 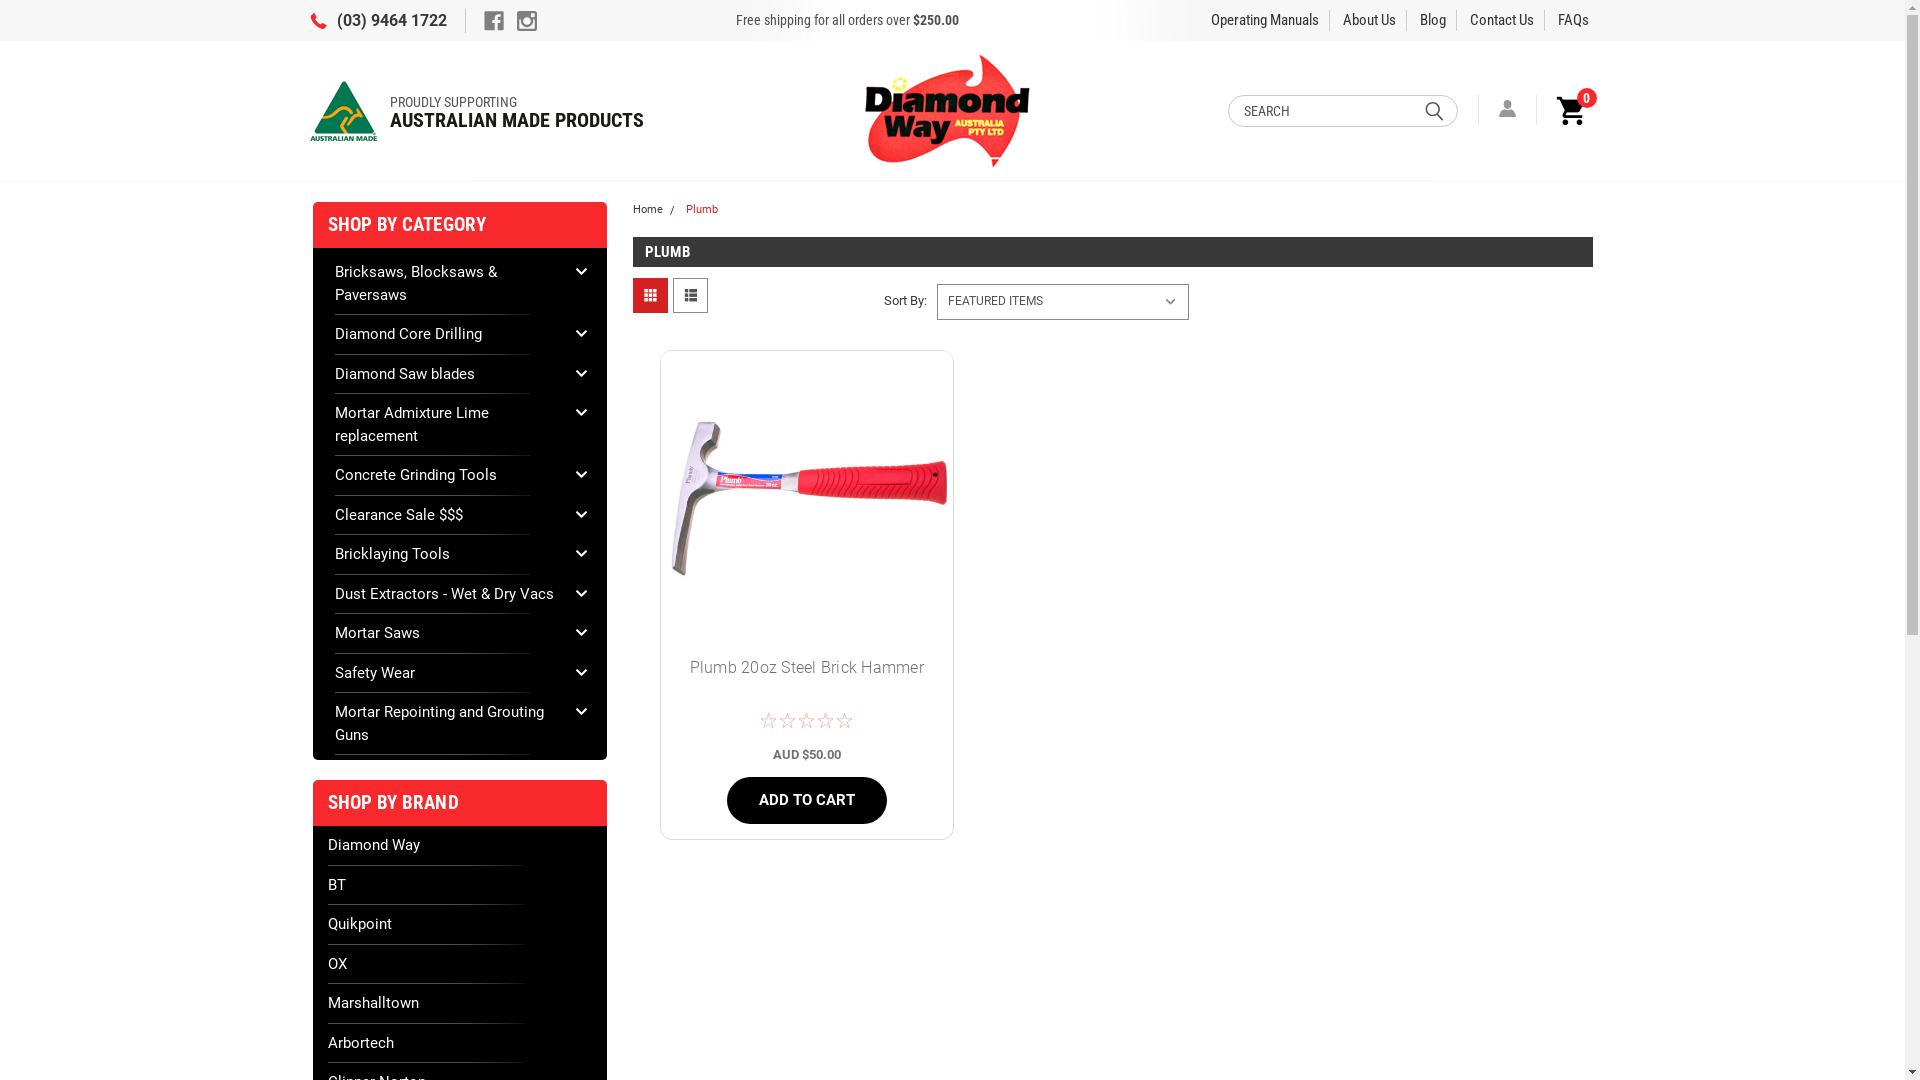 I want to click on 'OX', so click(x=459, y=962).